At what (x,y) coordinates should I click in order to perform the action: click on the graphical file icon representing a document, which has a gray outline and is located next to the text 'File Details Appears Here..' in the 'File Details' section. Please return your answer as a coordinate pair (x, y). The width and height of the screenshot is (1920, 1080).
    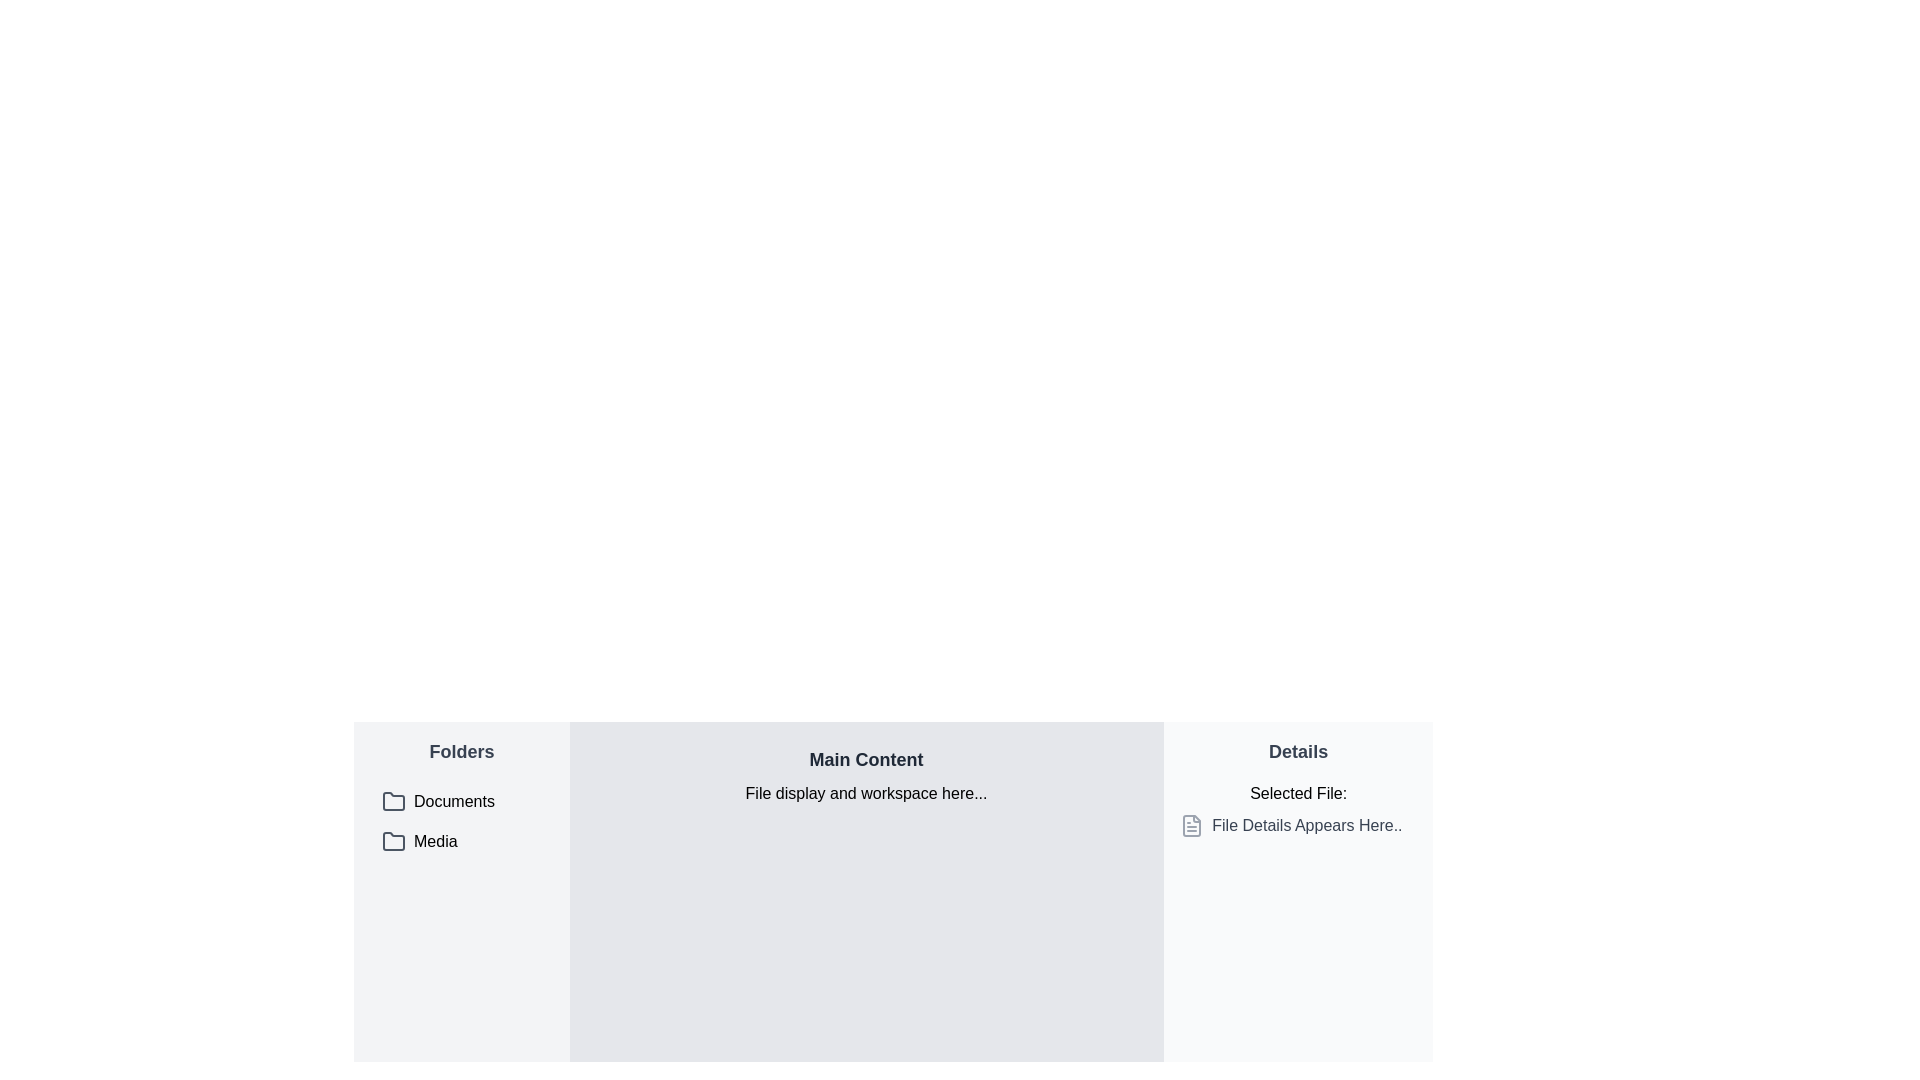
    Looking at the image, I should click on (1192, 825).